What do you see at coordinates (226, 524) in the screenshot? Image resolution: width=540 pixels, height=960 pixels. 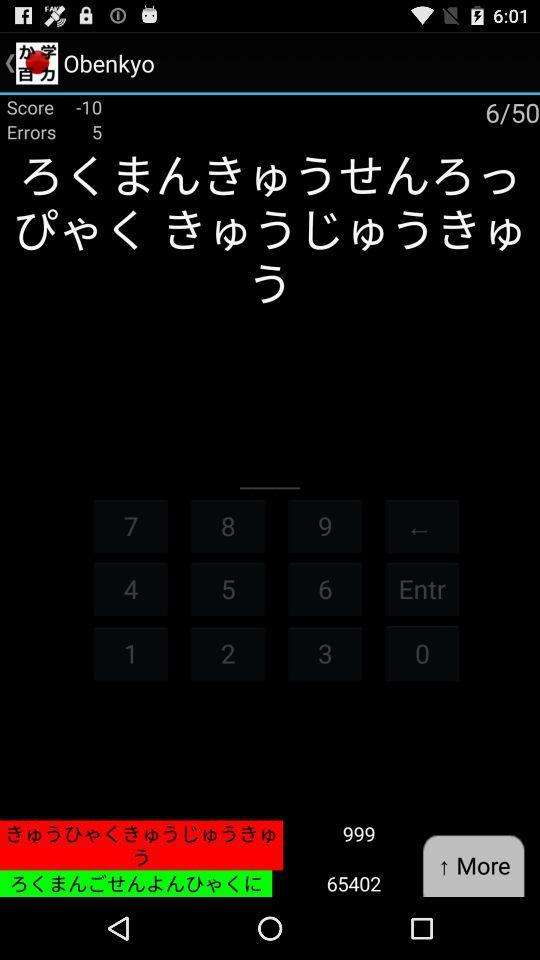 I see `the button to the left of 9 icon` at bounding box center [226, 524].